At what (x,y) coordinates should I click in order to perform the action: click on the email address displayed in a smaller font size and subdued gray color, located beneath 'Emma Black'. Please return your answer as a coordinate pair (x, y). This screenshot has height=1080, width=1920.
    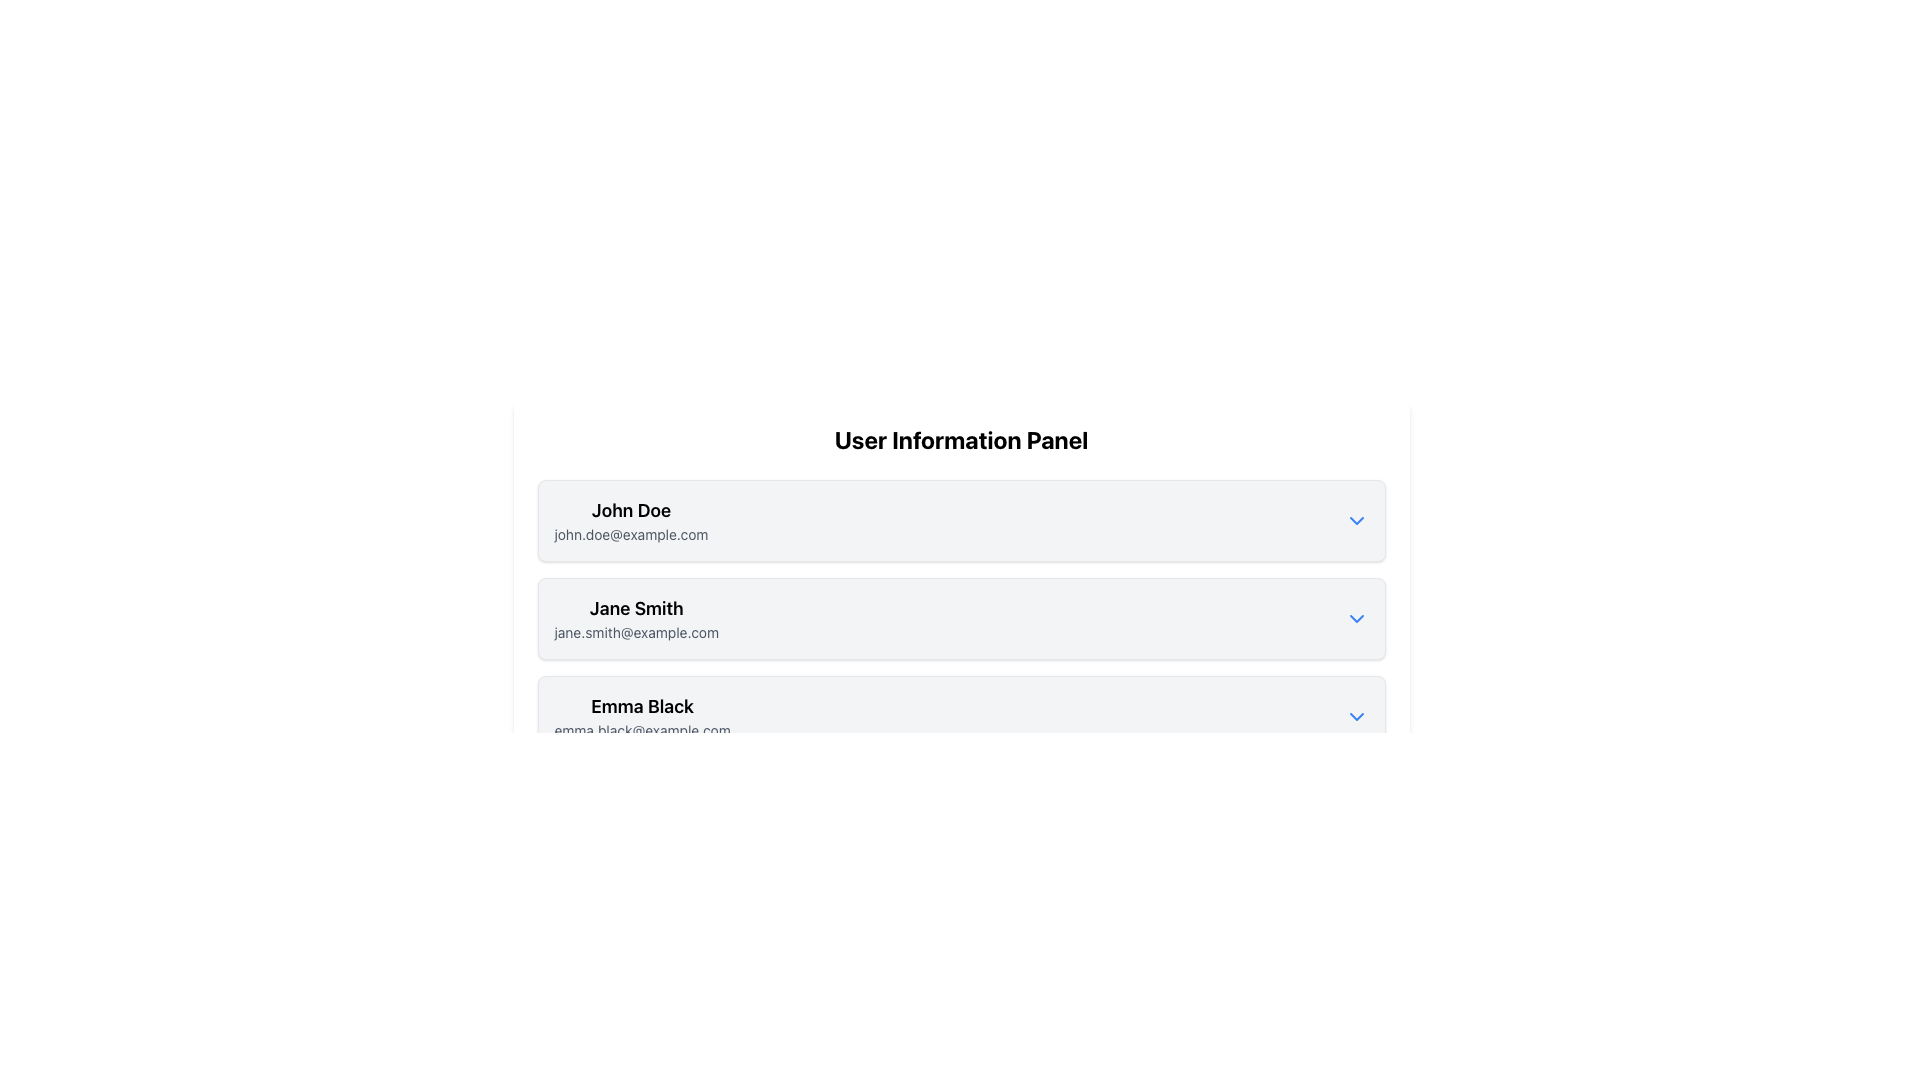
    Looking at the image, I should click on (642, 731).